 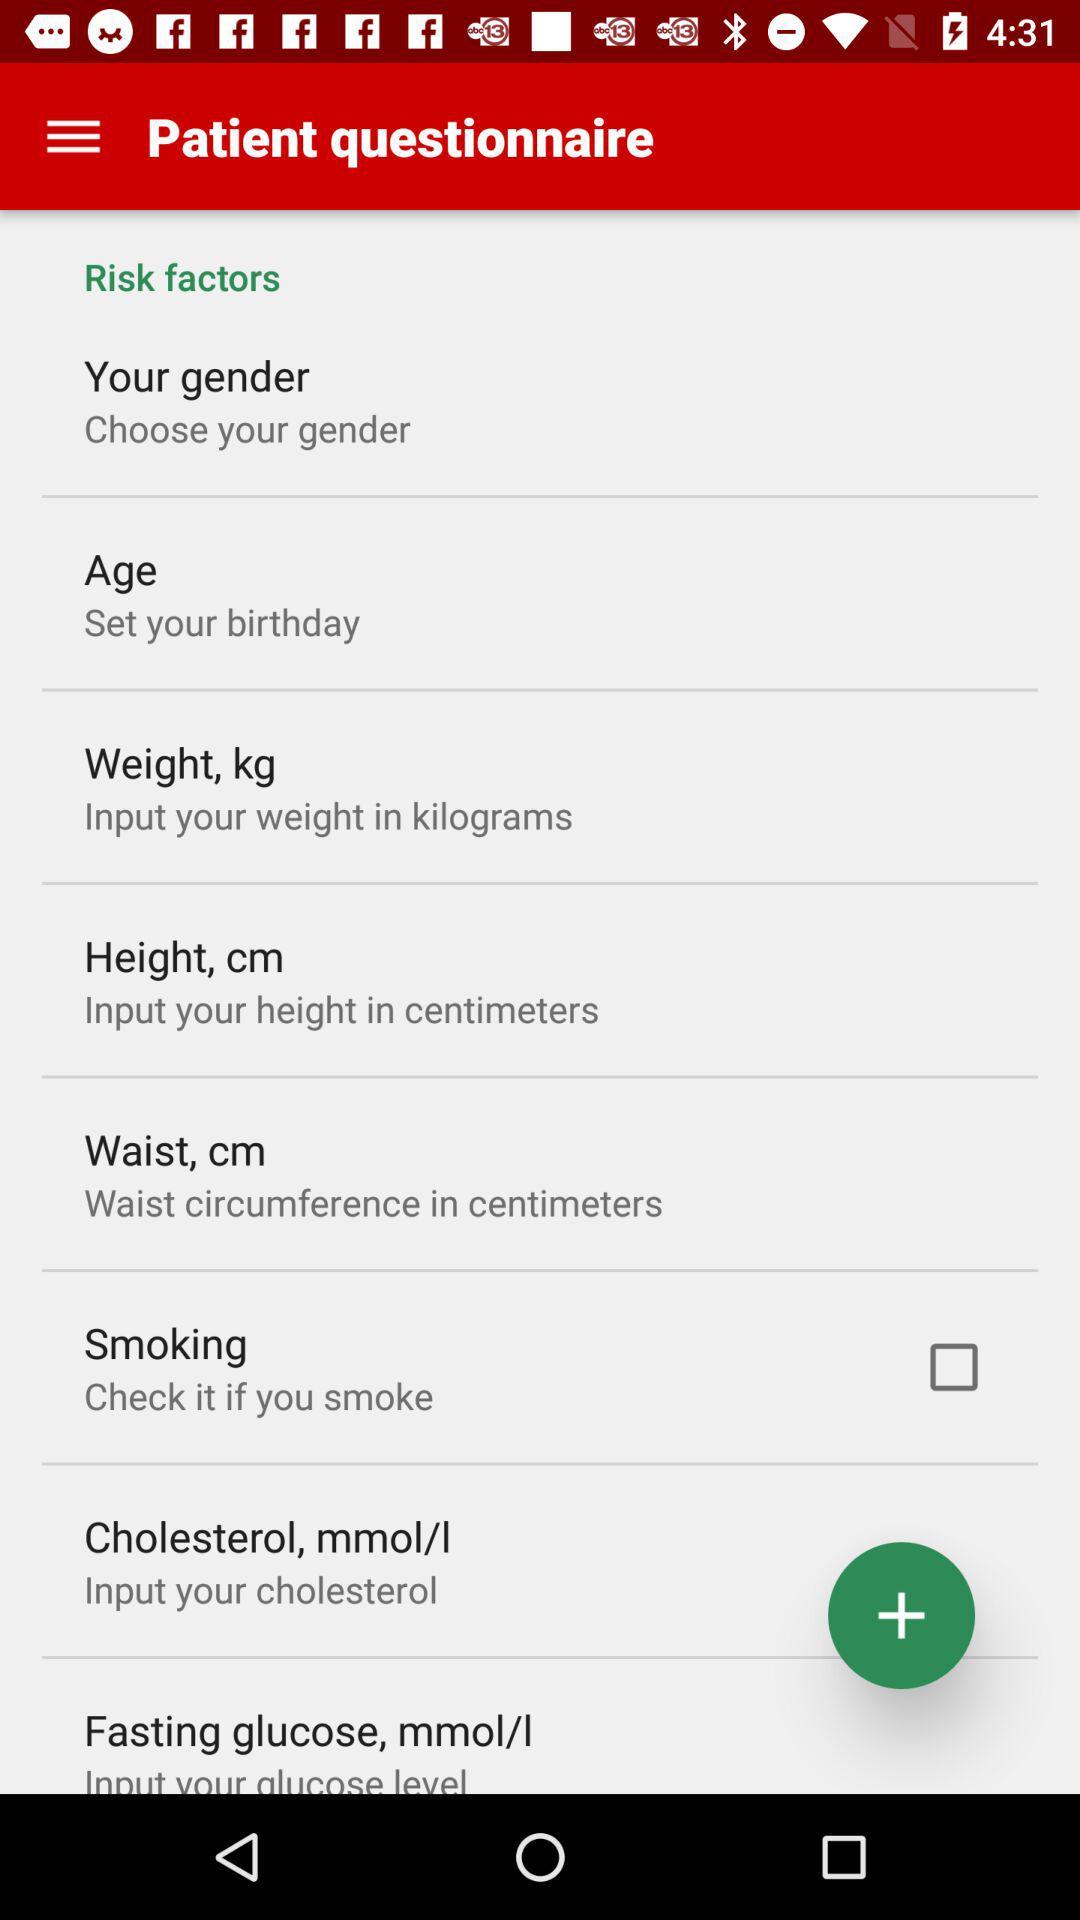 I want to click on weight, kg icon, so click(x=180, y=761).